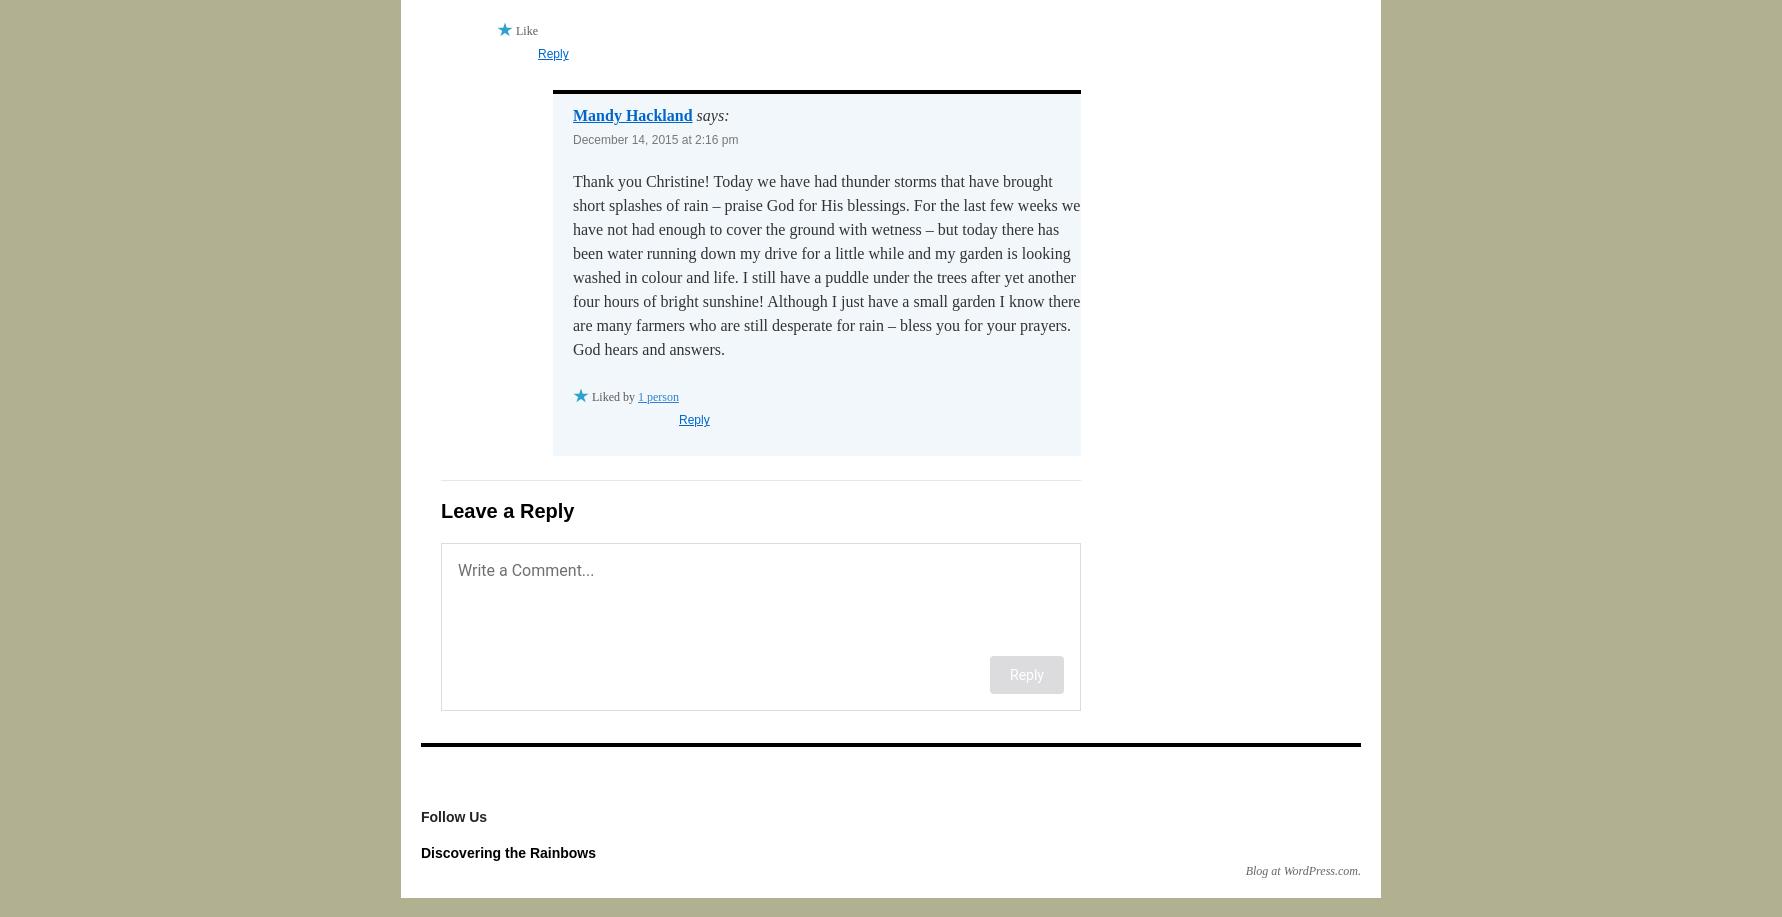 The height and width of the screenshot is (917, 1782). What do you see at coordinates (654, 140) in the screenshot?
I see `'December 14, 2015 at 2:16 pm'` at bounding box center [654, 140].